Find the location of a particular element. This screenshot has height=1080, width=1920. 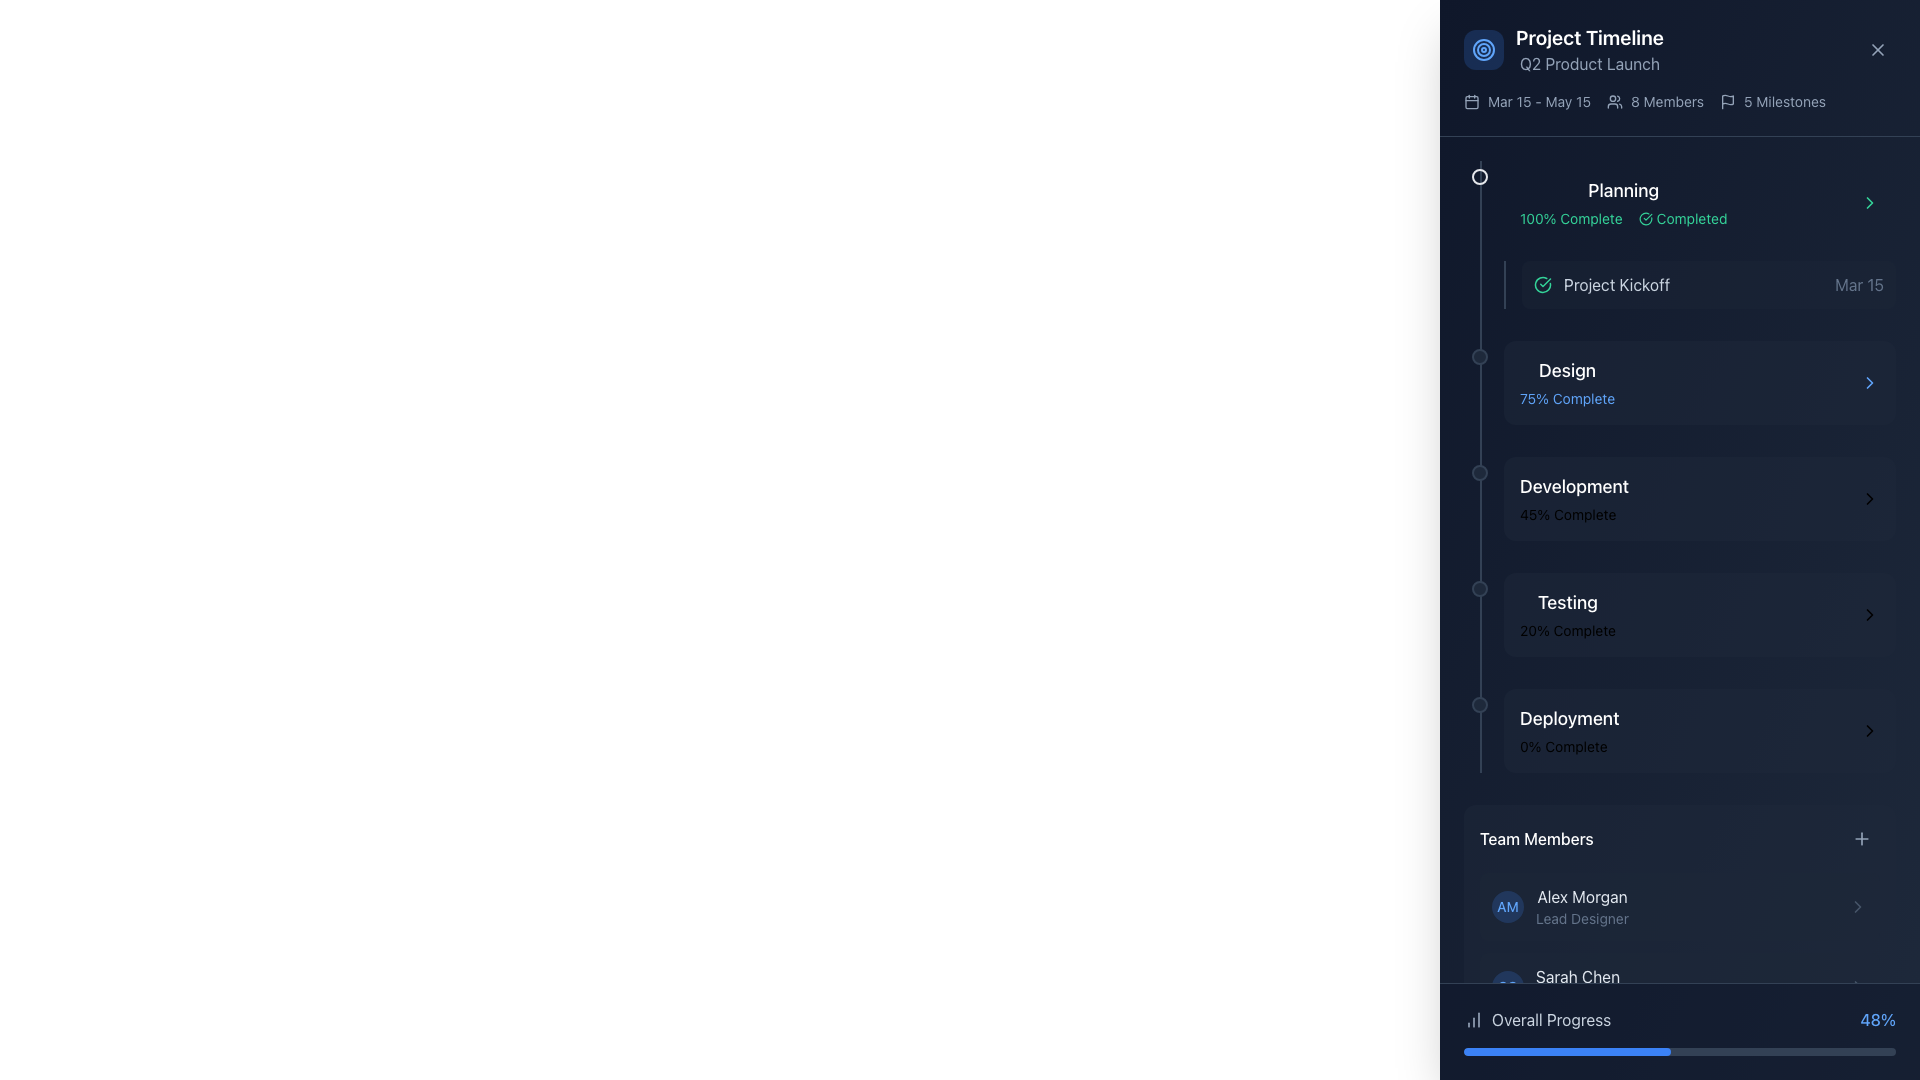

the 'Development' progress text label, which indicates the completion percentage of the project is located at coordinates (1567, 514).